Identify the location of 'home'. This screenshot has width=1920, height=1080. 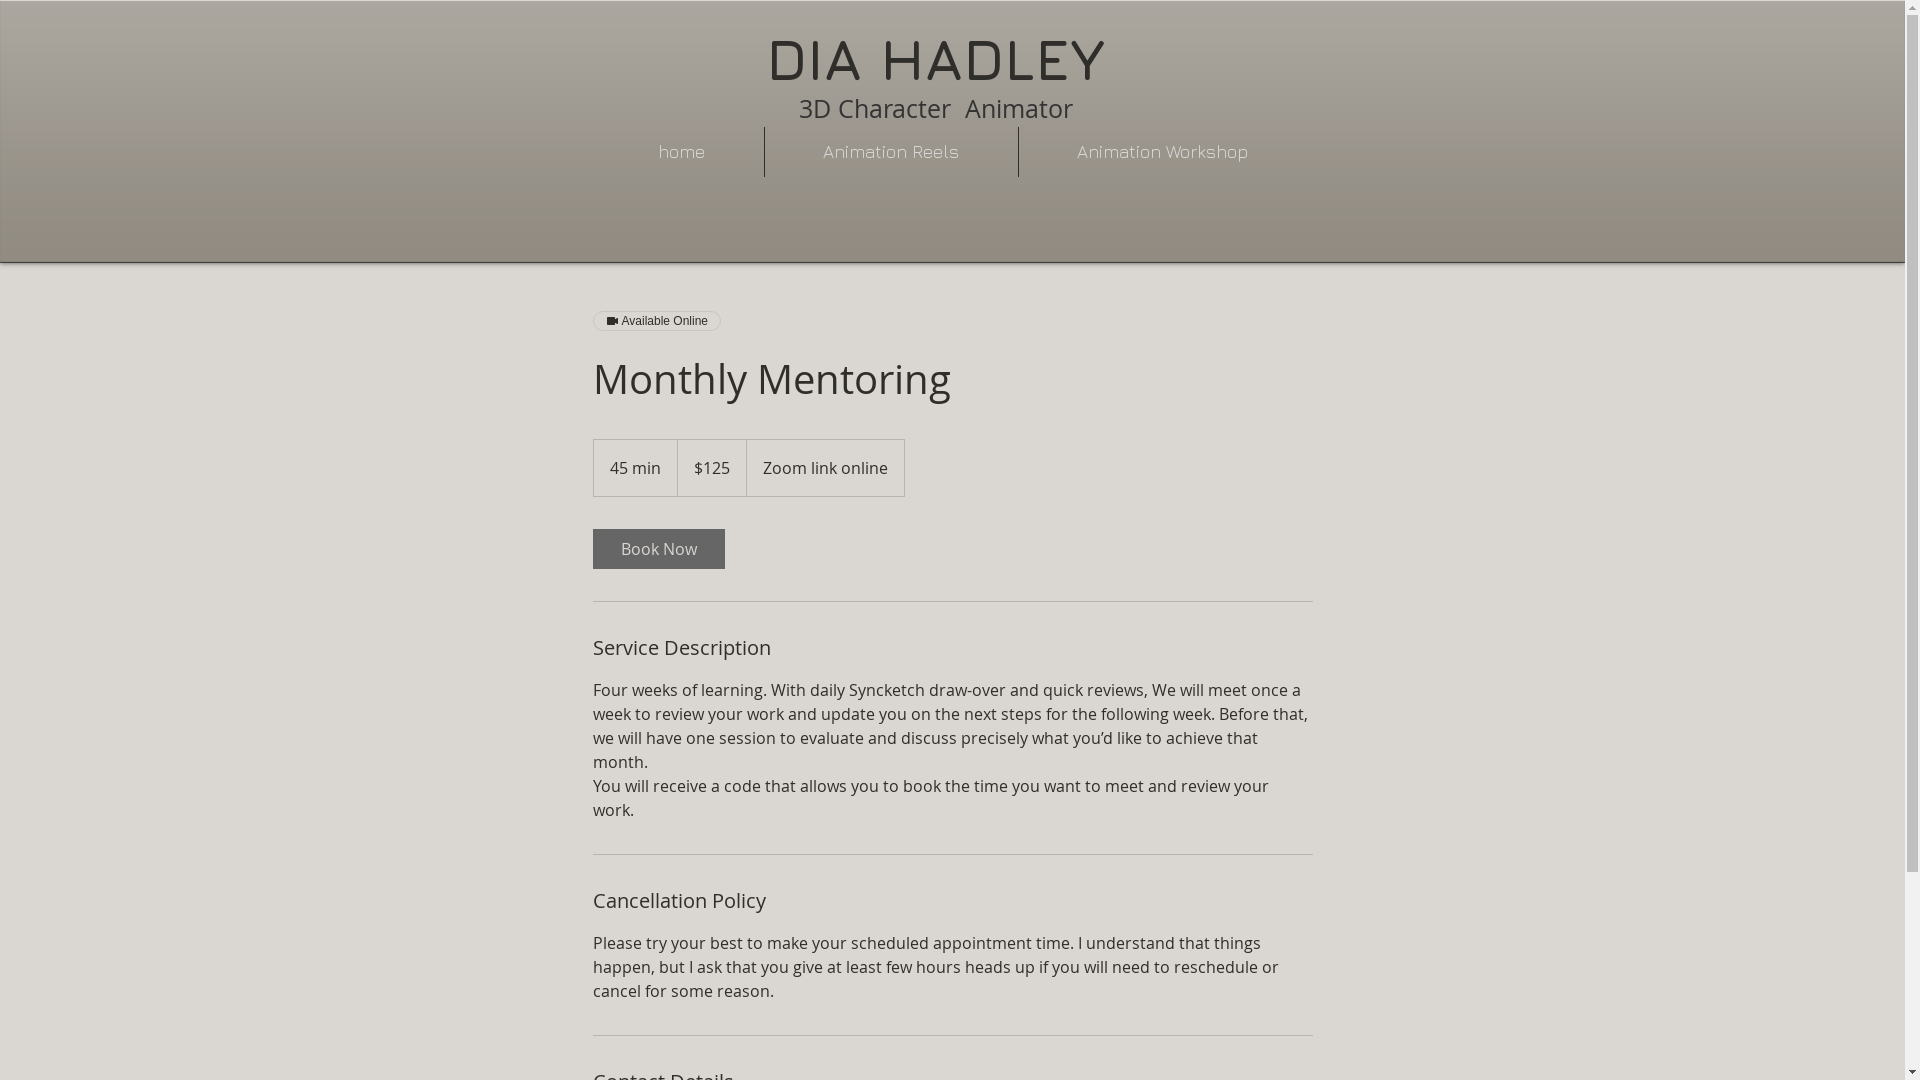
(680, 150).